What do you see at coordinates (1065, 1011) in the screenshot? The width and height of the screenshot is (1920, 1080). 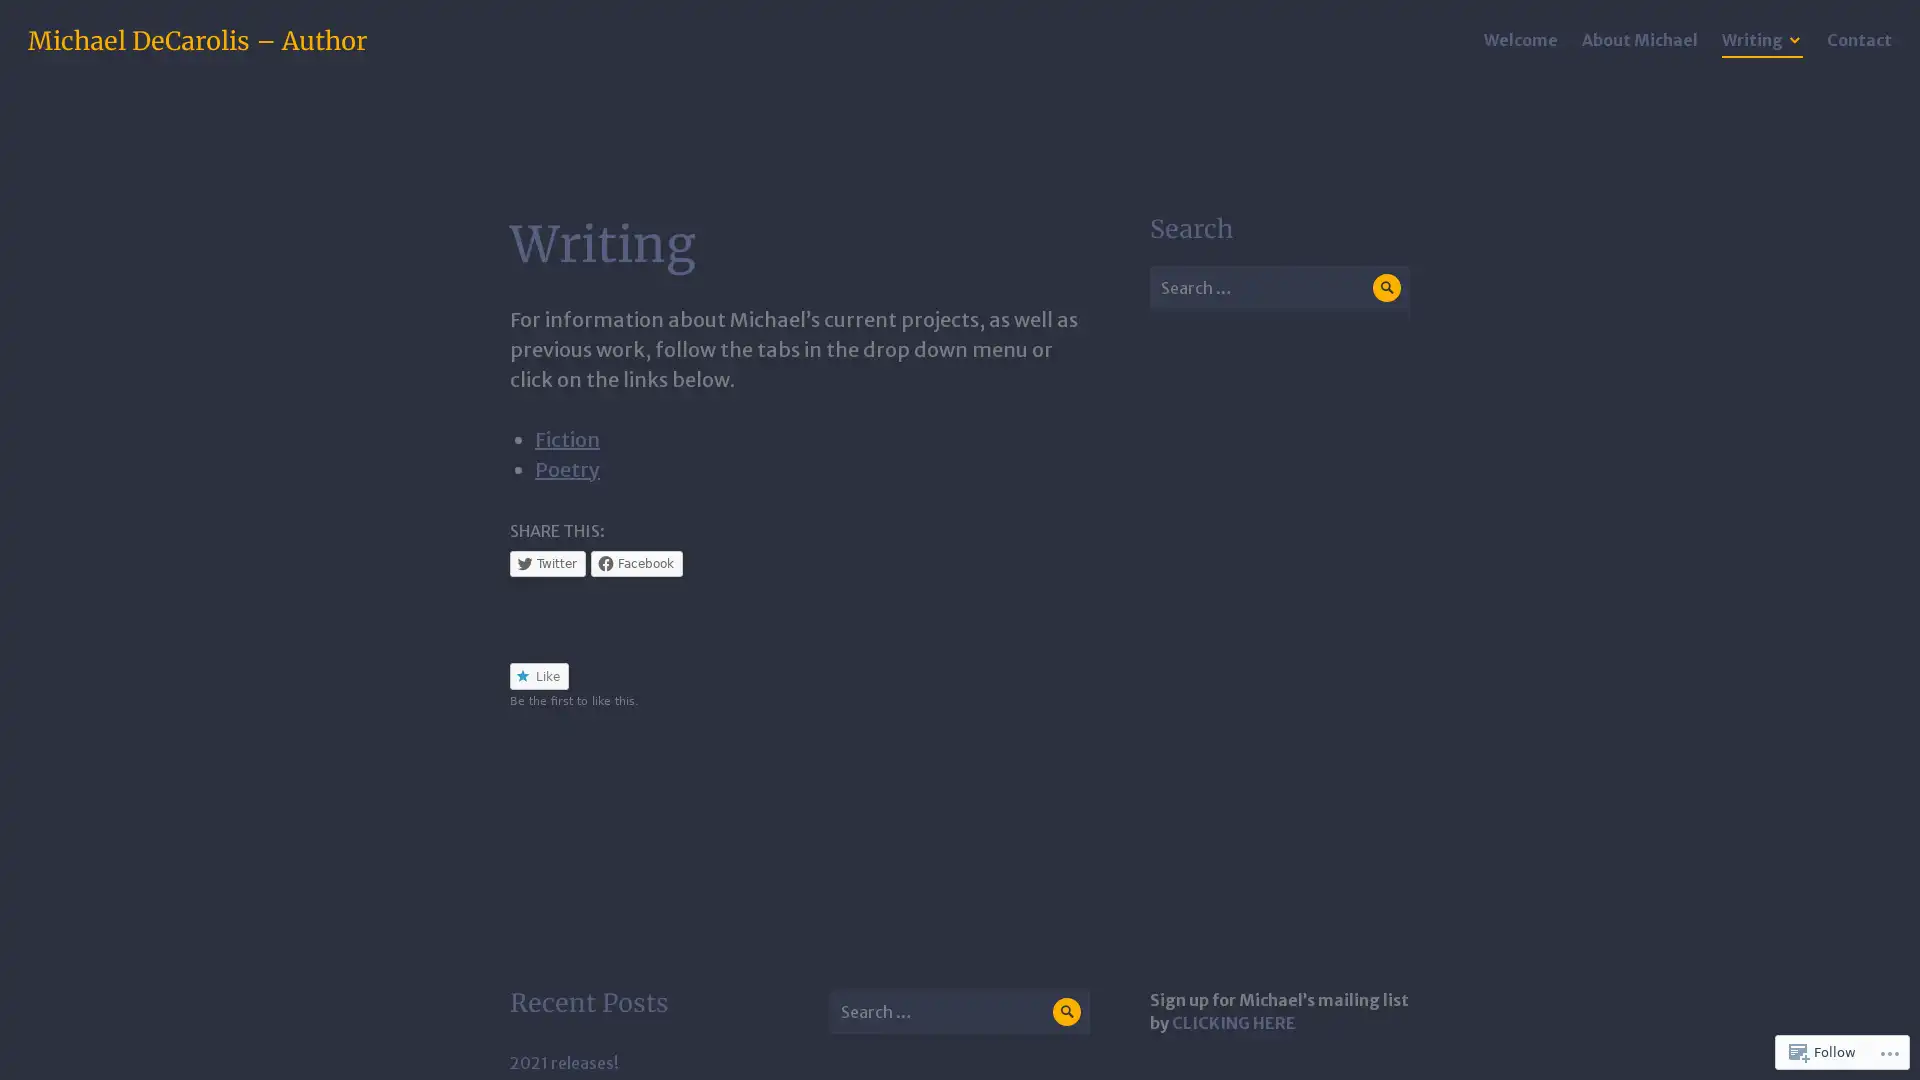 I see `Search` at bounding box center [1065, 1011].